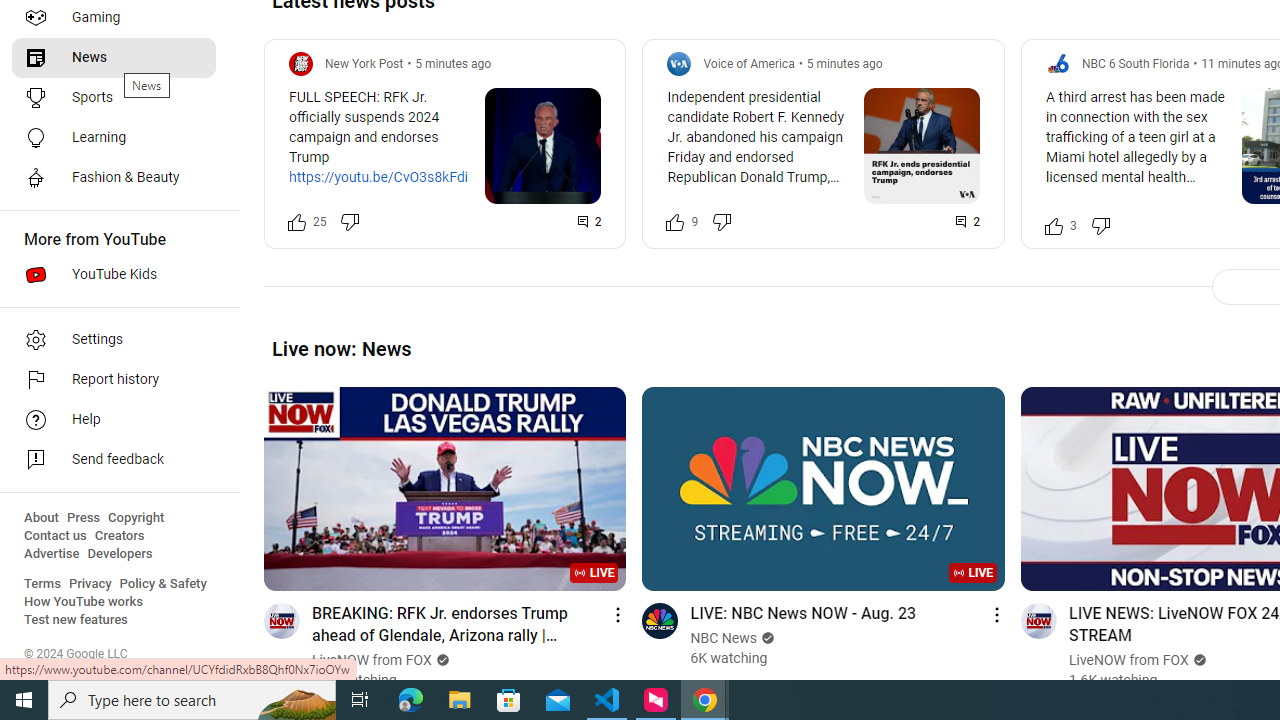  Describe the element at coordinates (163, 584) in the screenshot. I see `'Policy & Safety'` at that location.